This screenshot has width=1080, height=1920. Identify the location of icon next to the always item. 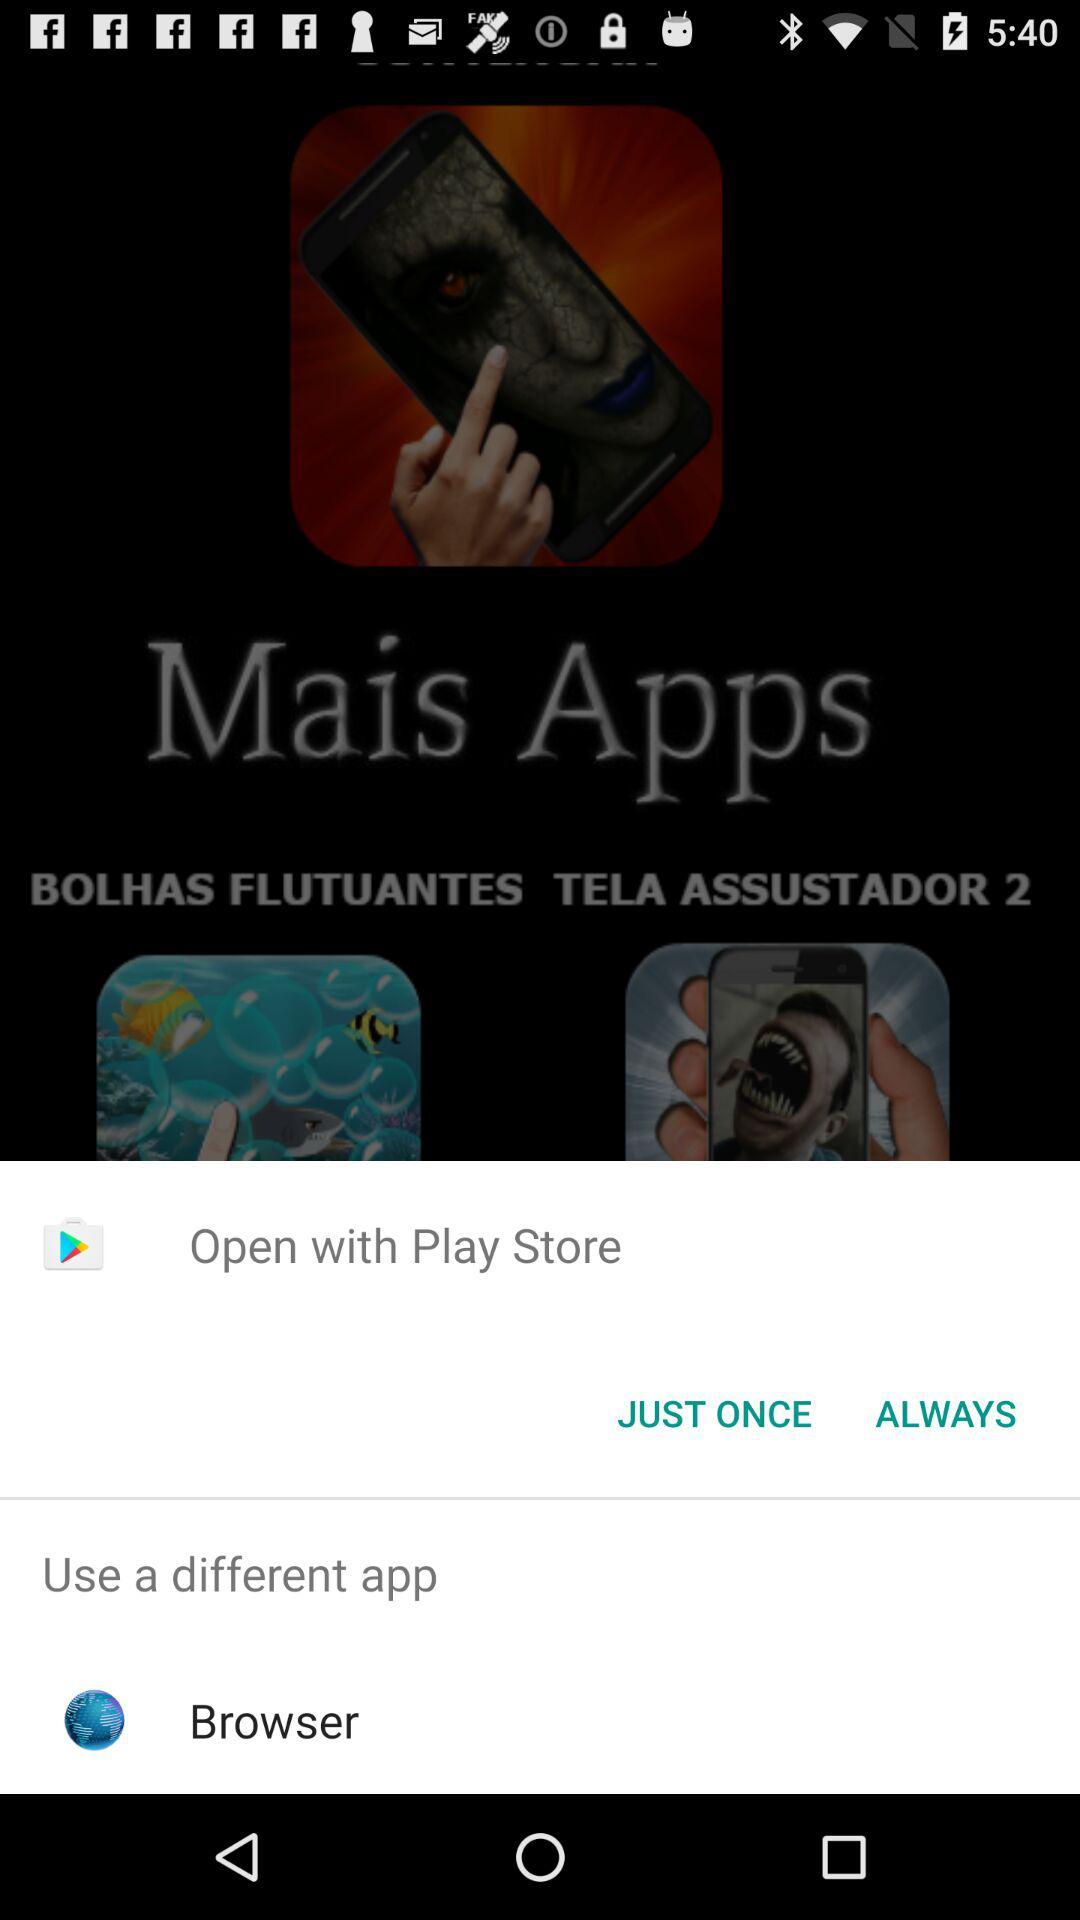
(713, 1411).